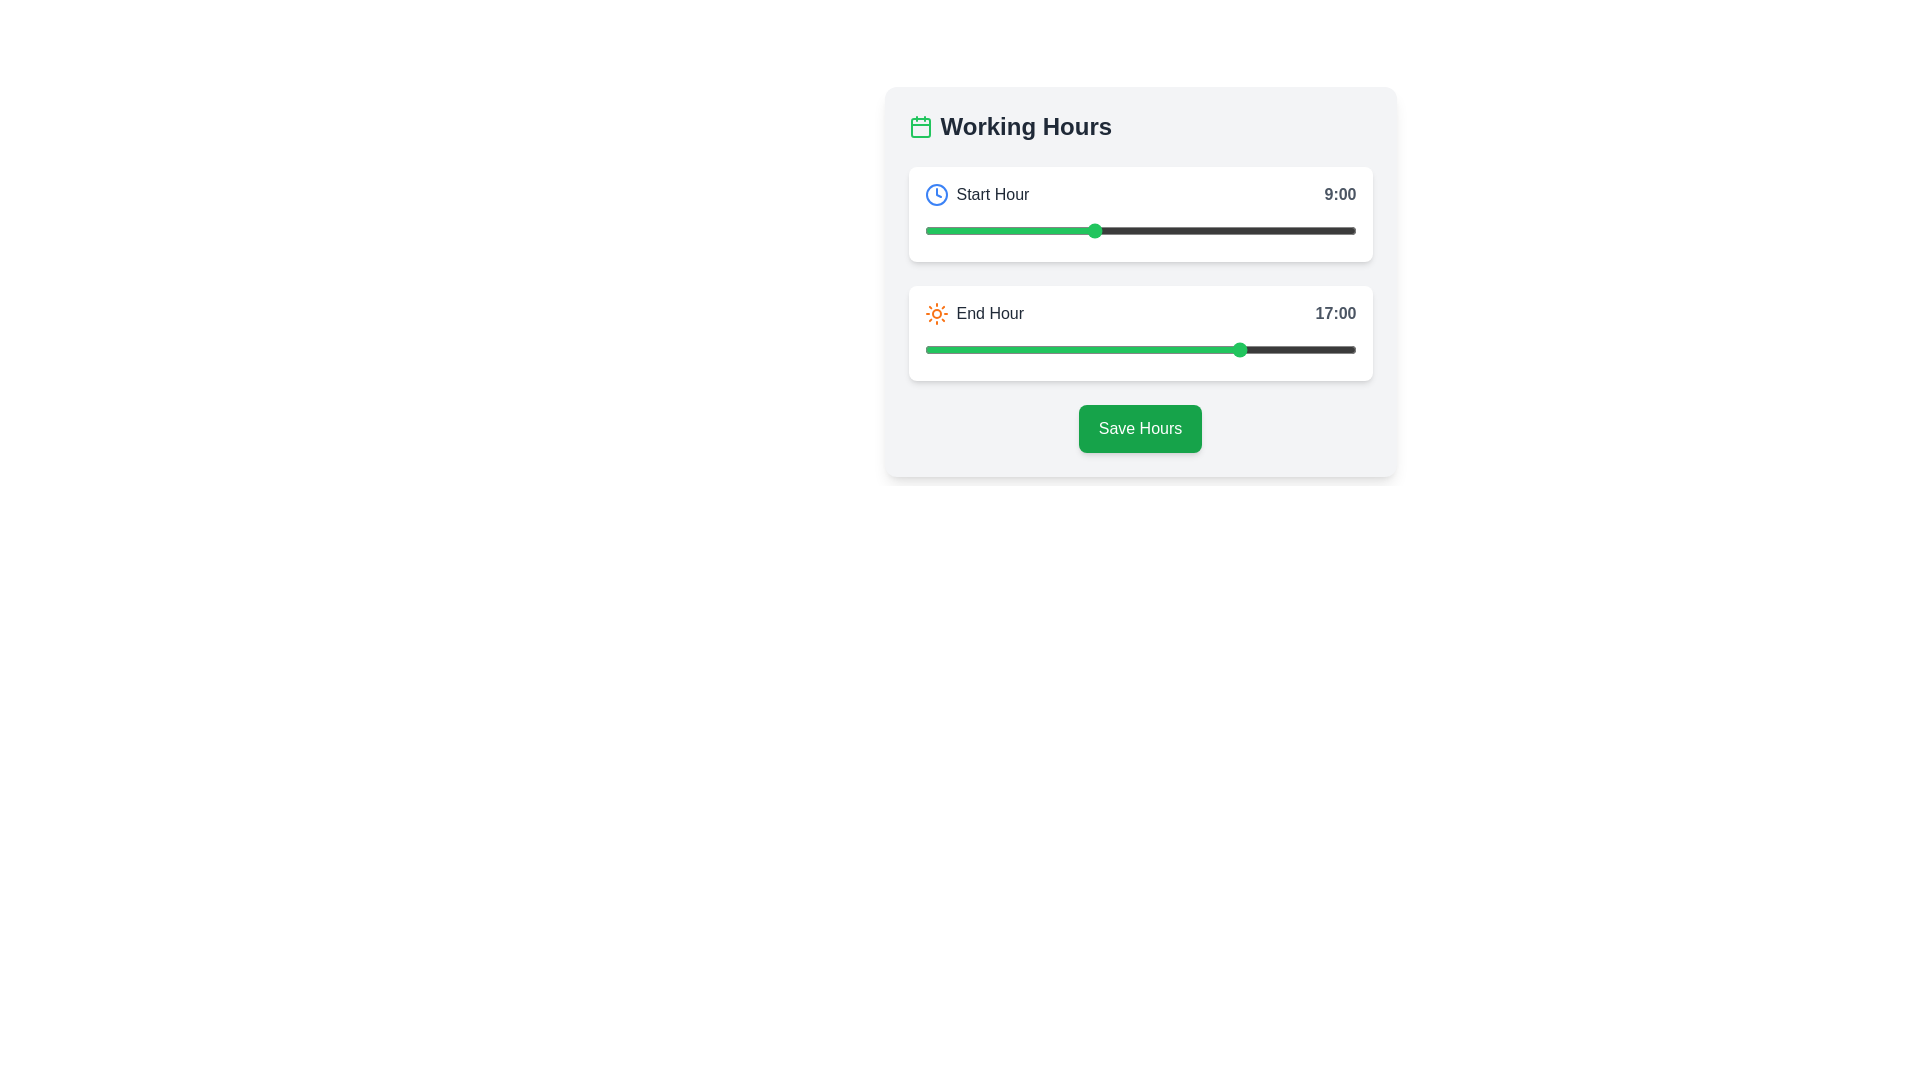 Image resolution: width=1920 pixels, height=1080 pixels. Describe the element at coordinates (1340, 195) in the screenshot. I see `the Text label displaying '9:00' in bold gray font, located at the top-right corner of the 'Start Hour' section adjacent to the clock icon` at that location.